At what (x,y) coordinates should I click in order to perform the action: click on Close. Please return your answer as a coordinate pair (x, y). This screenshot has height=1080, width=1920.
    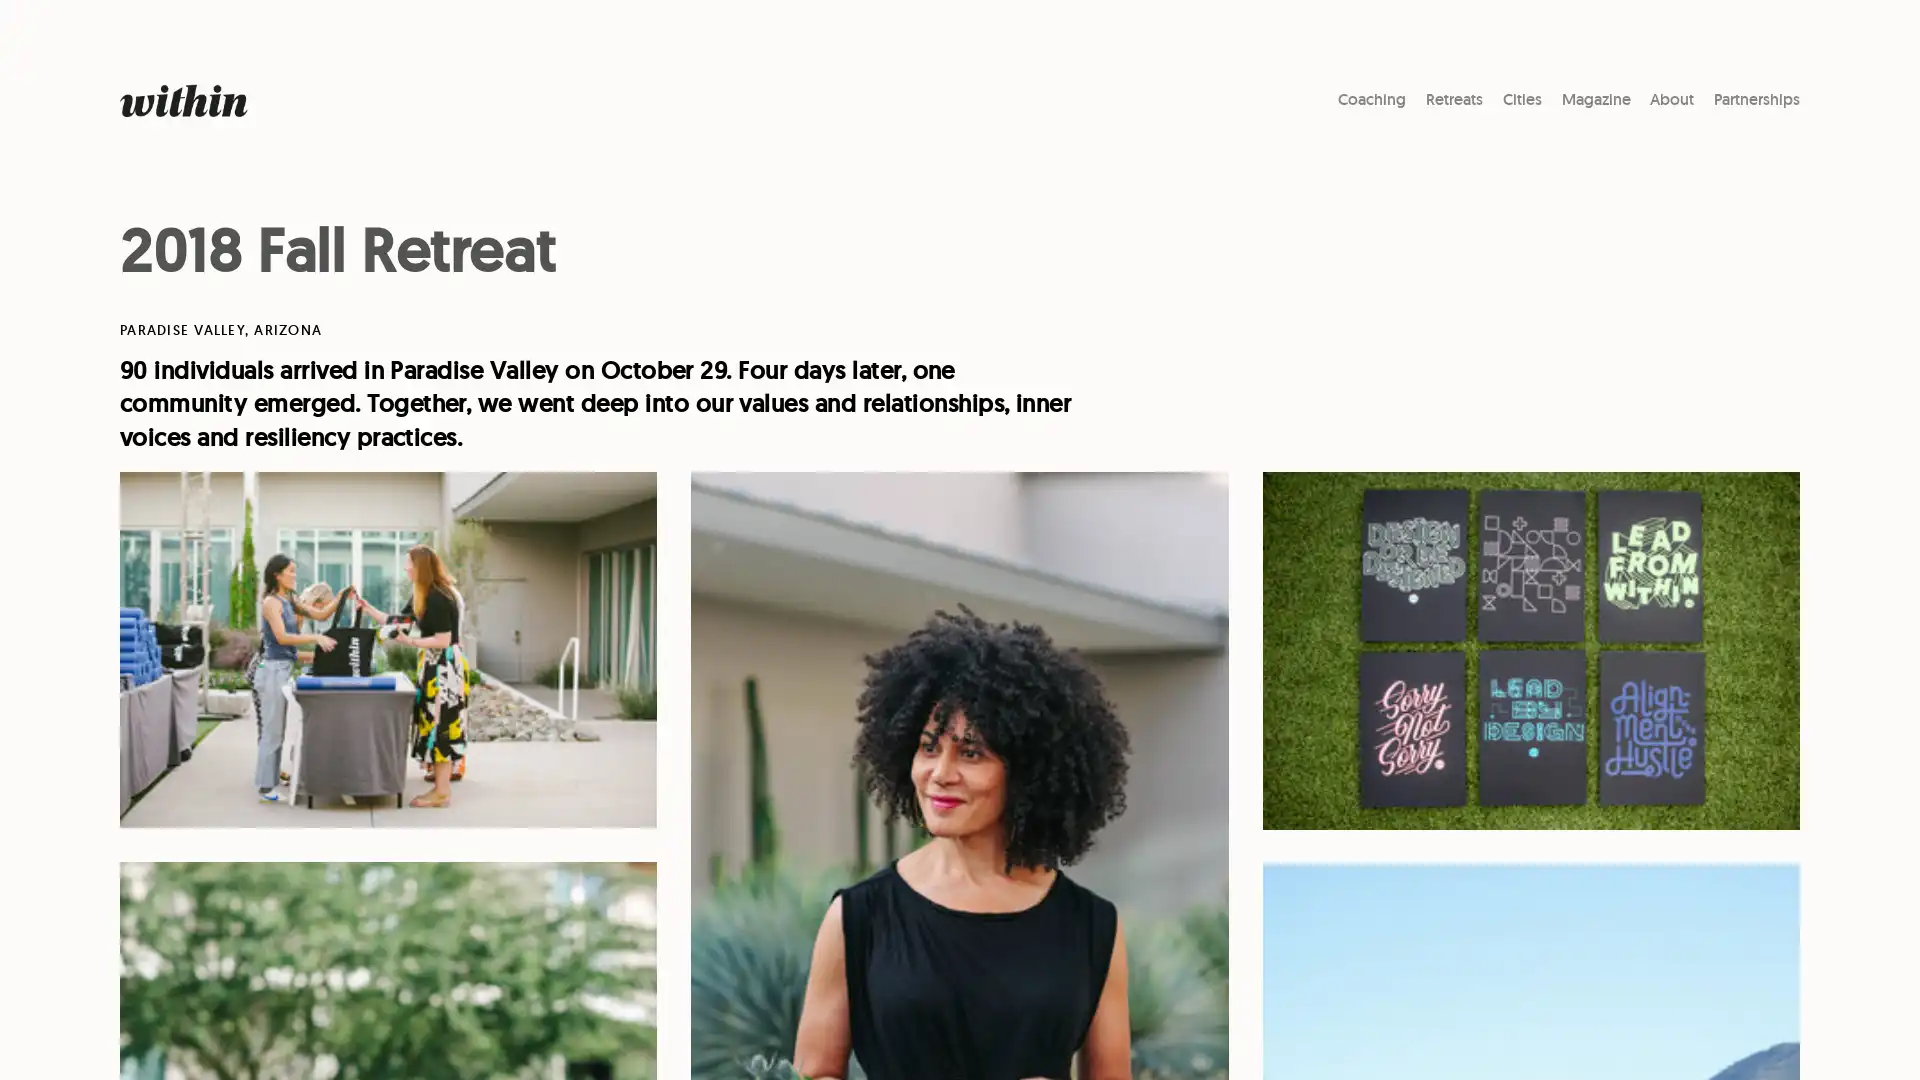
    Looking at the image, I should click on (1243, 392).